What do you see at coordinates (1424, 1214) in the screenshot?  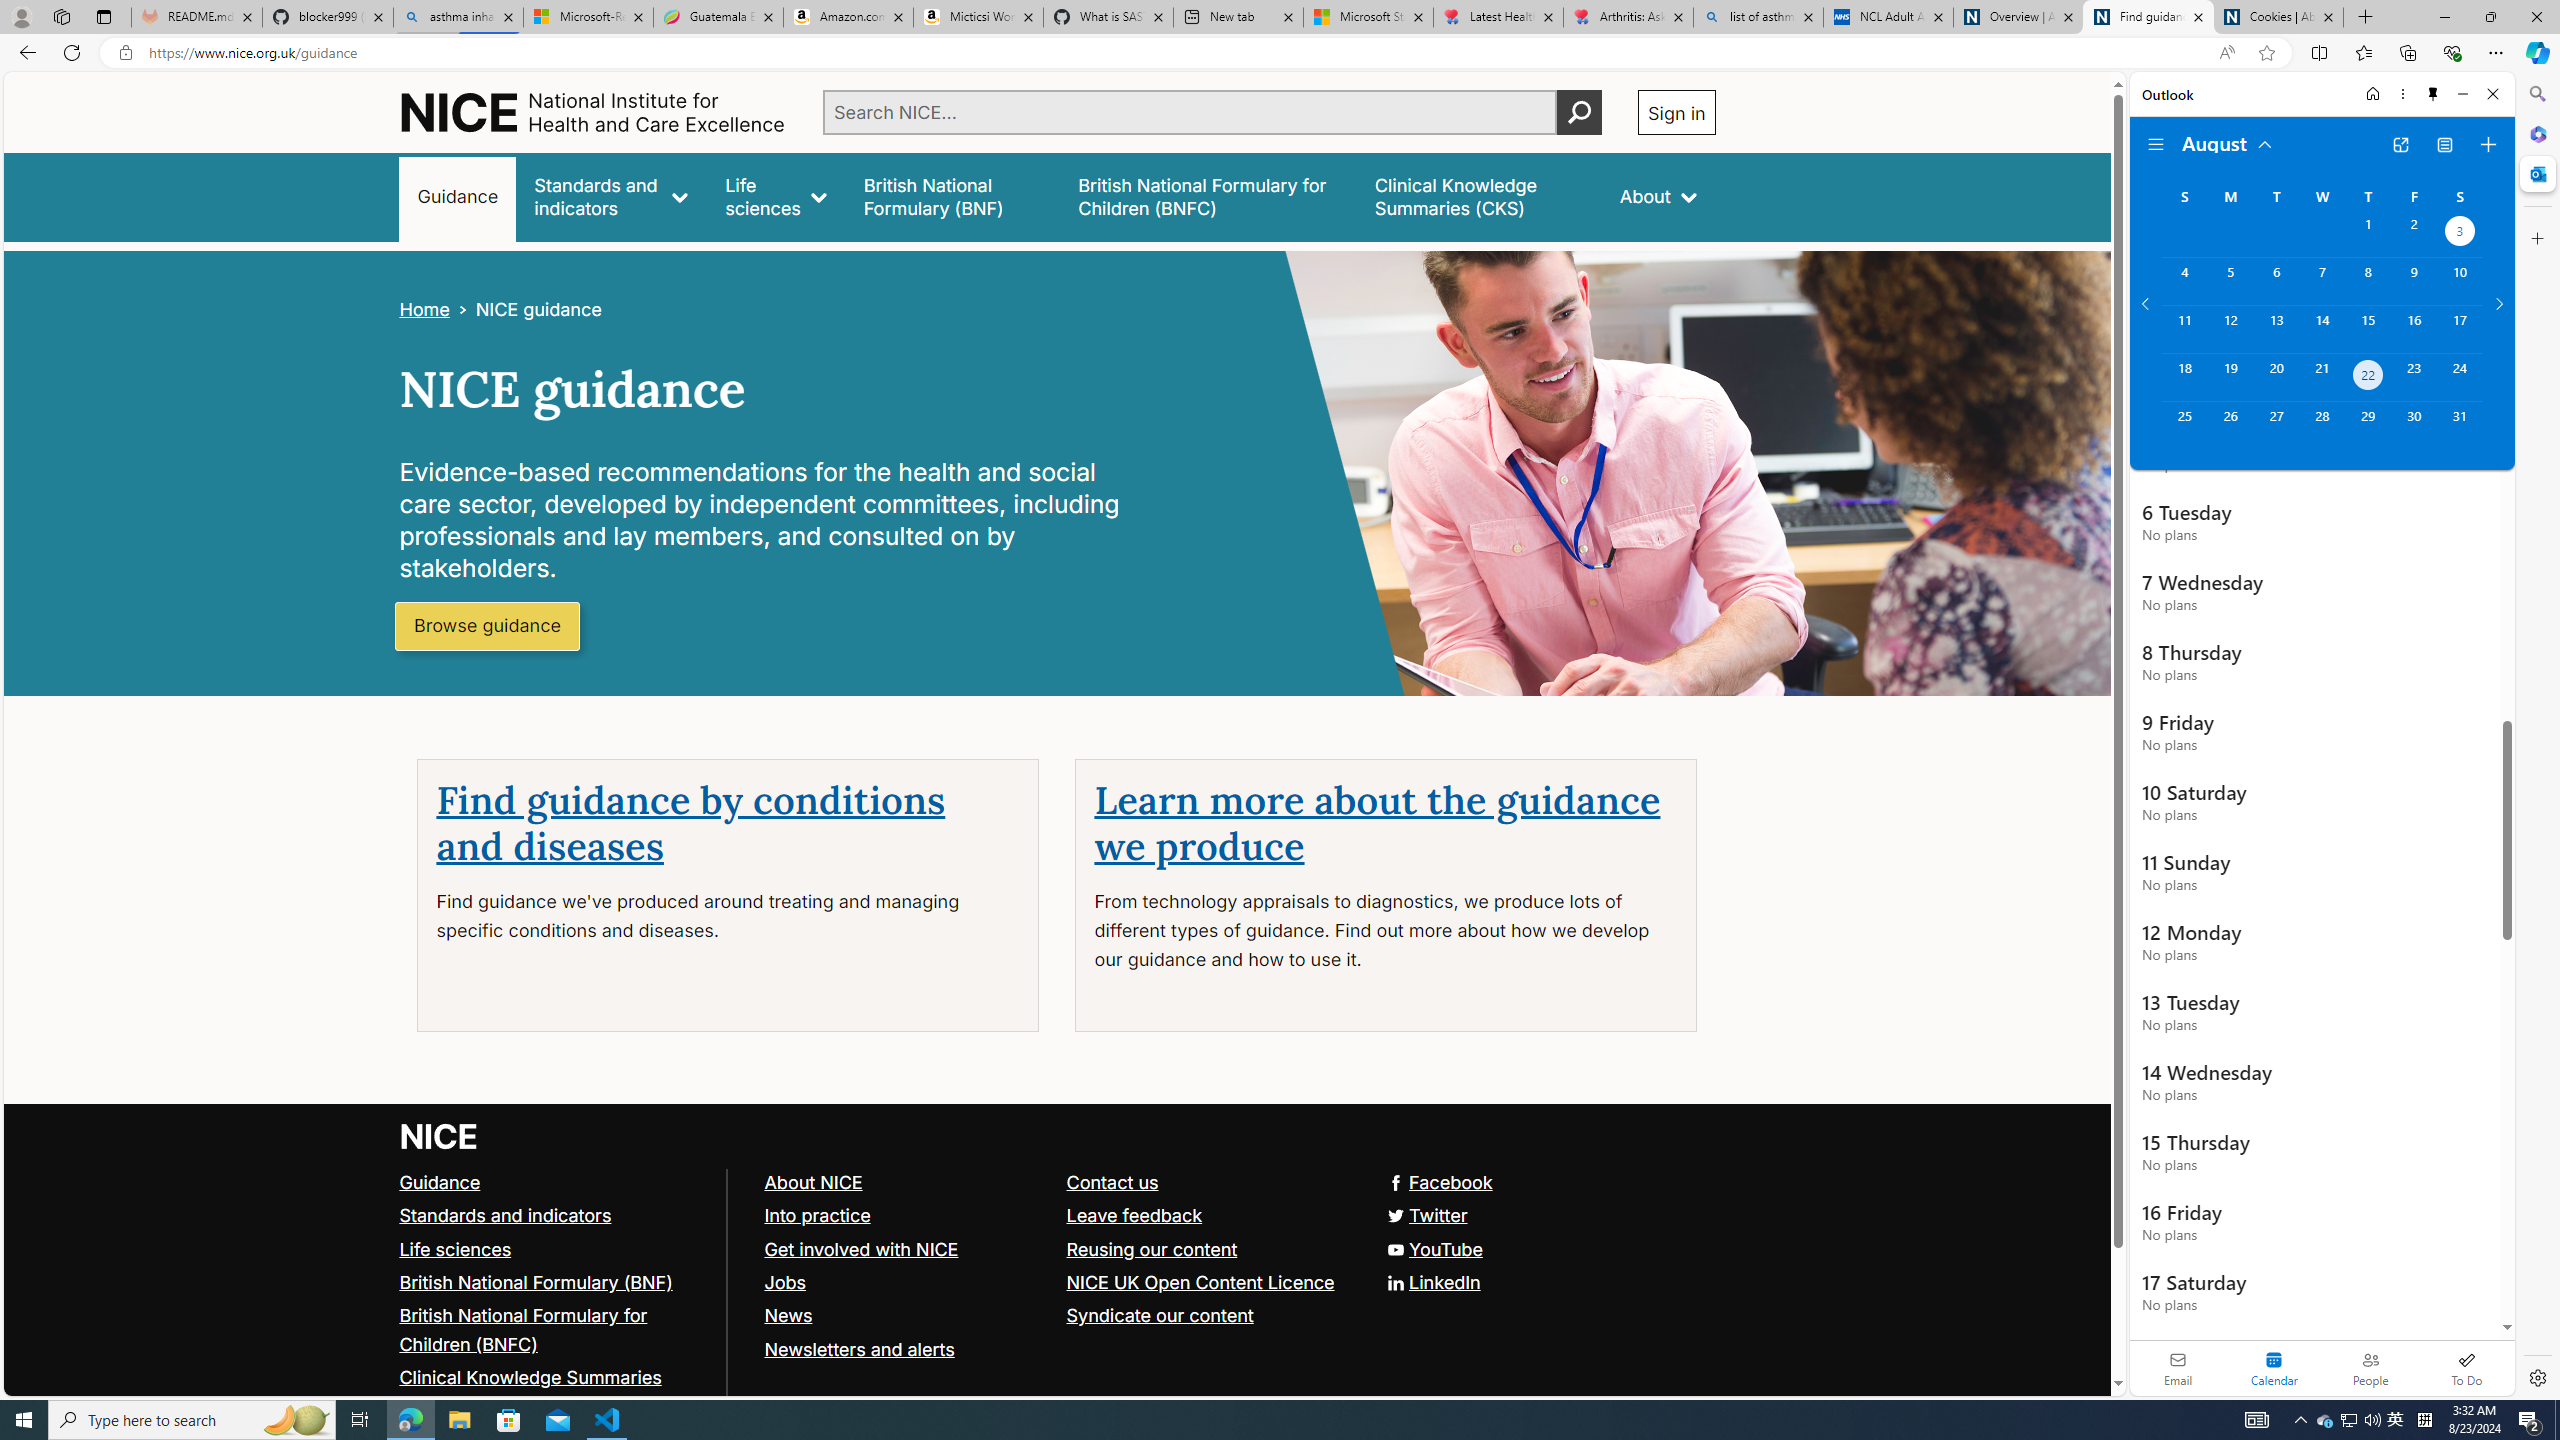 I see `'Twitter'` at bounding box center [1424, 1214].